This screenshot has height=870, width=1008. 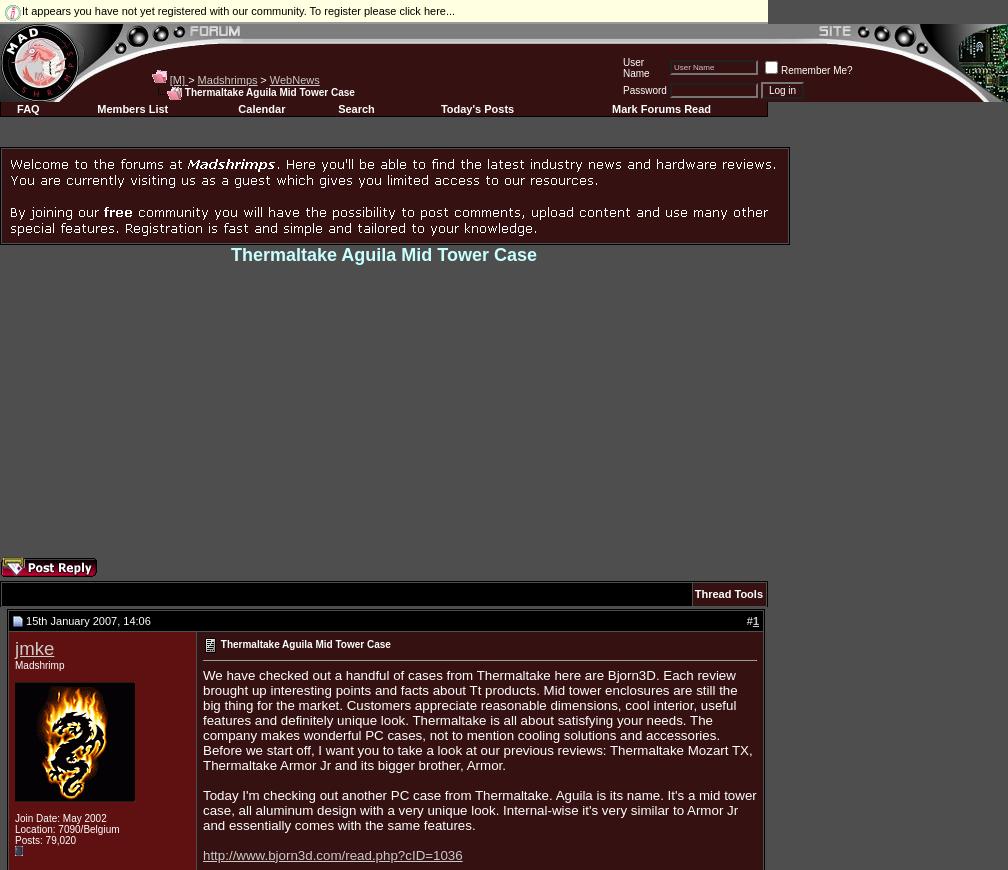 What do you see at coordinates (39, 665) in the screenshot?
I see `'Madshrimp'` at bounding box center [39, 665].